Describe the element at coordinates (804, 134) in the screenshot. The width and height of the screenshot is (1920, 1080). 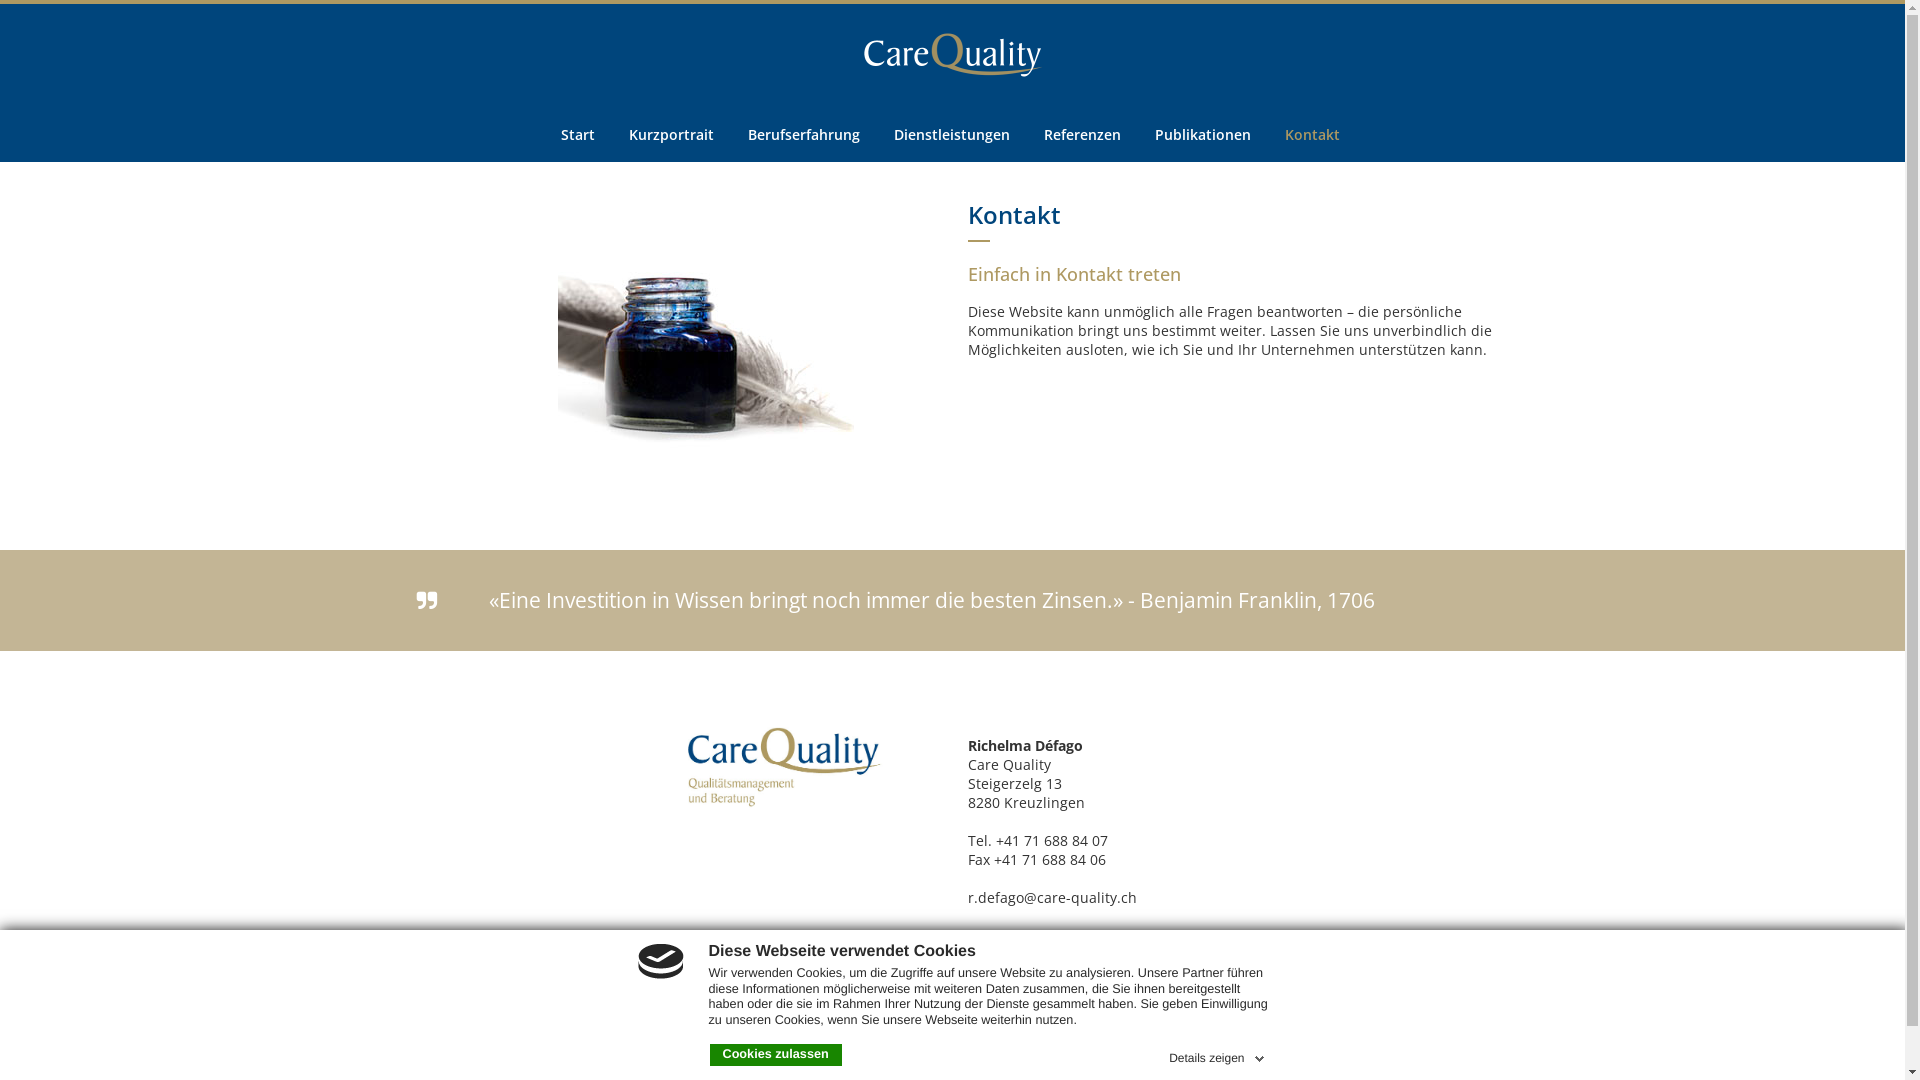
I see `'Berufserfahrung'` at that location.